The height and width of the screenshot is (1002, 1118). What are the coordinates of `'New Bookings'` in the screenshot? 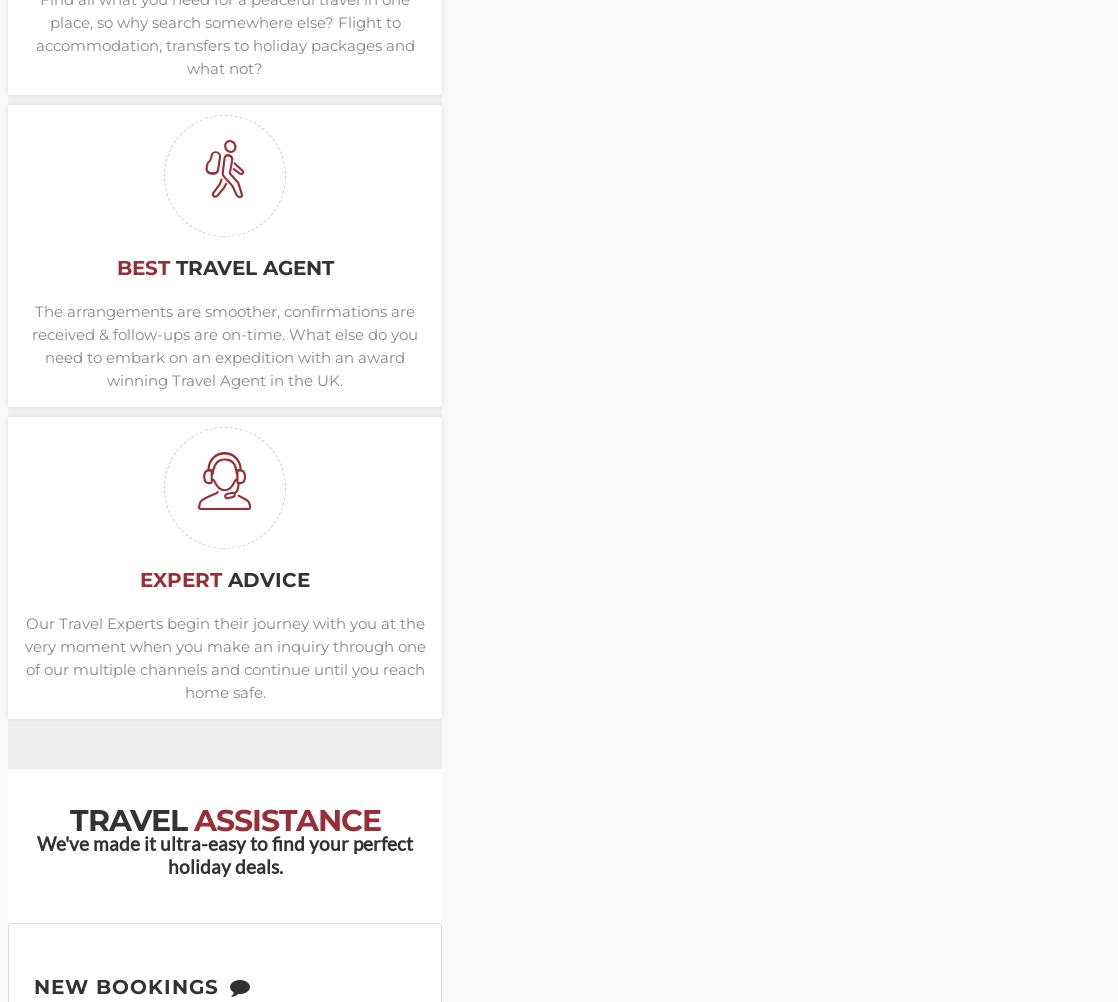 It's located at (130, 984).